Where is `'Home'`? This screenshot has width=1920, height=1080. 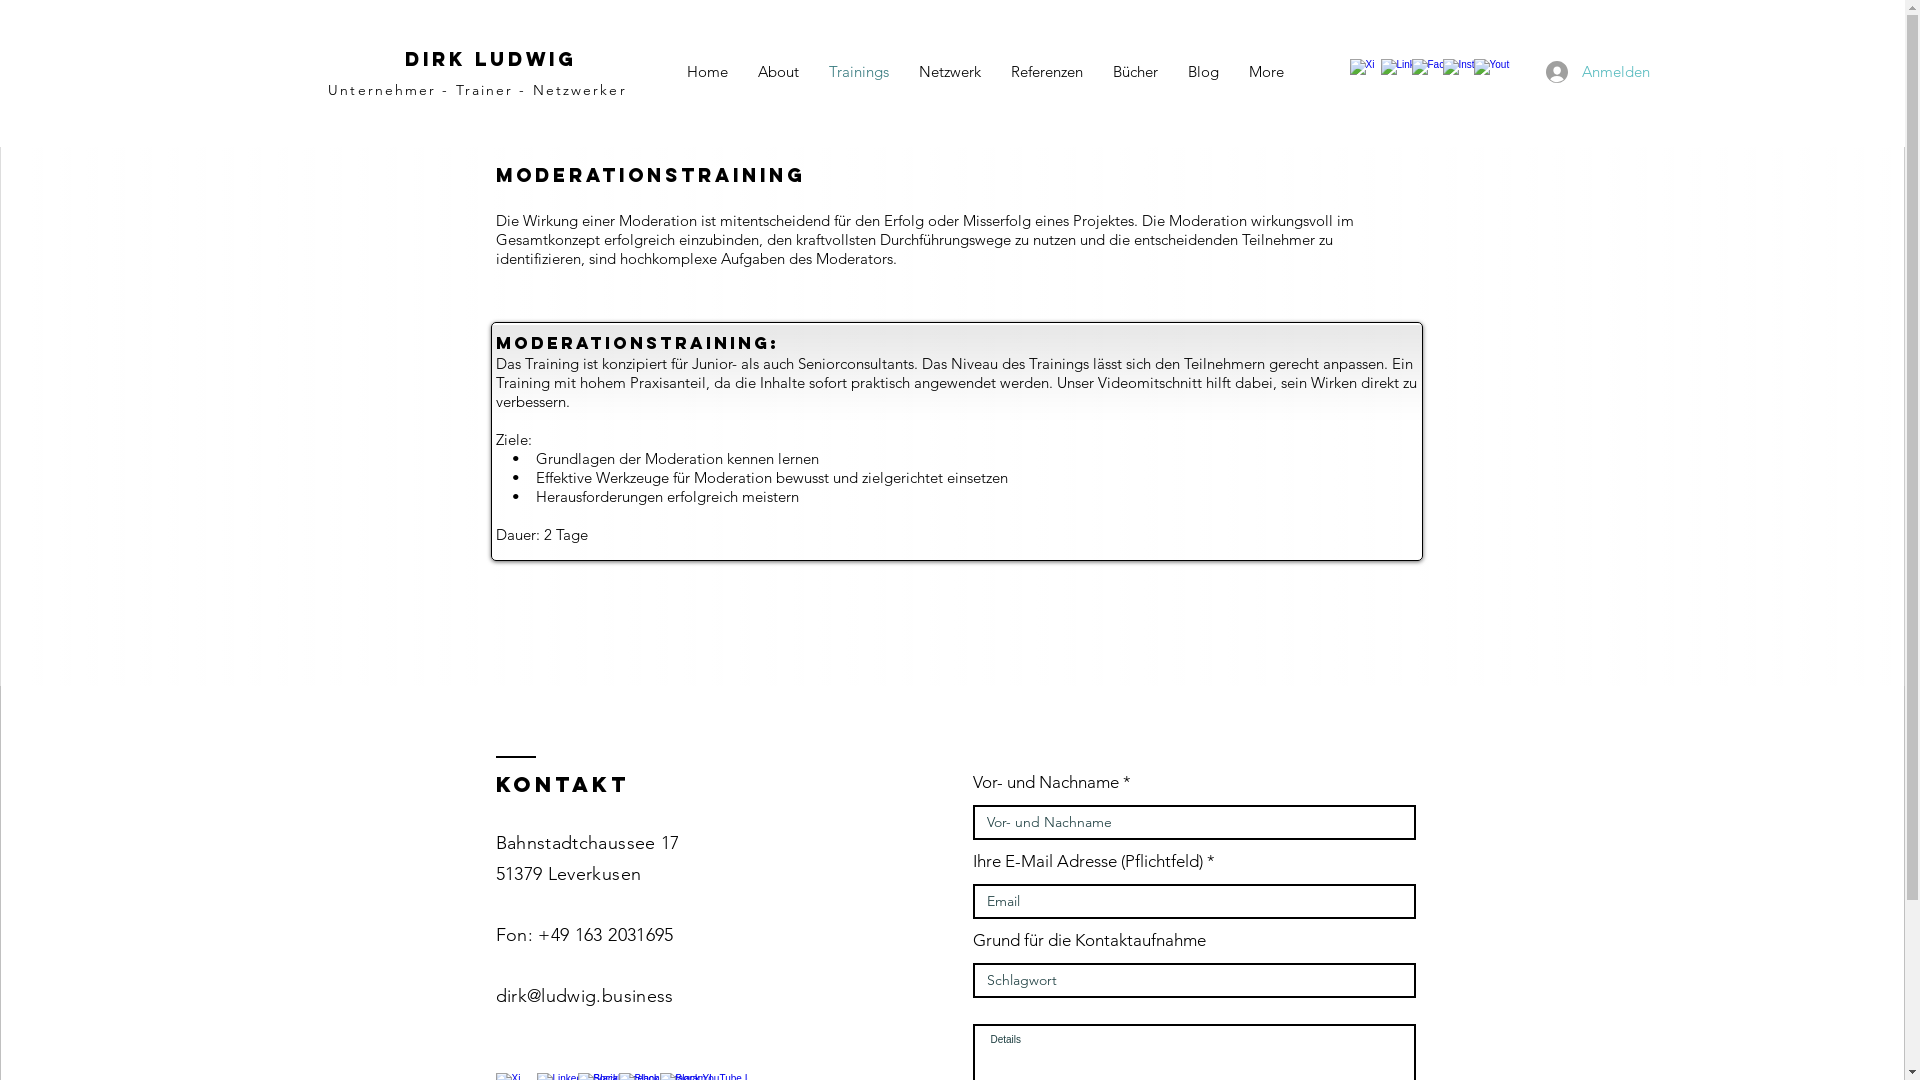
'Home' is located at coordinates (707, 71).